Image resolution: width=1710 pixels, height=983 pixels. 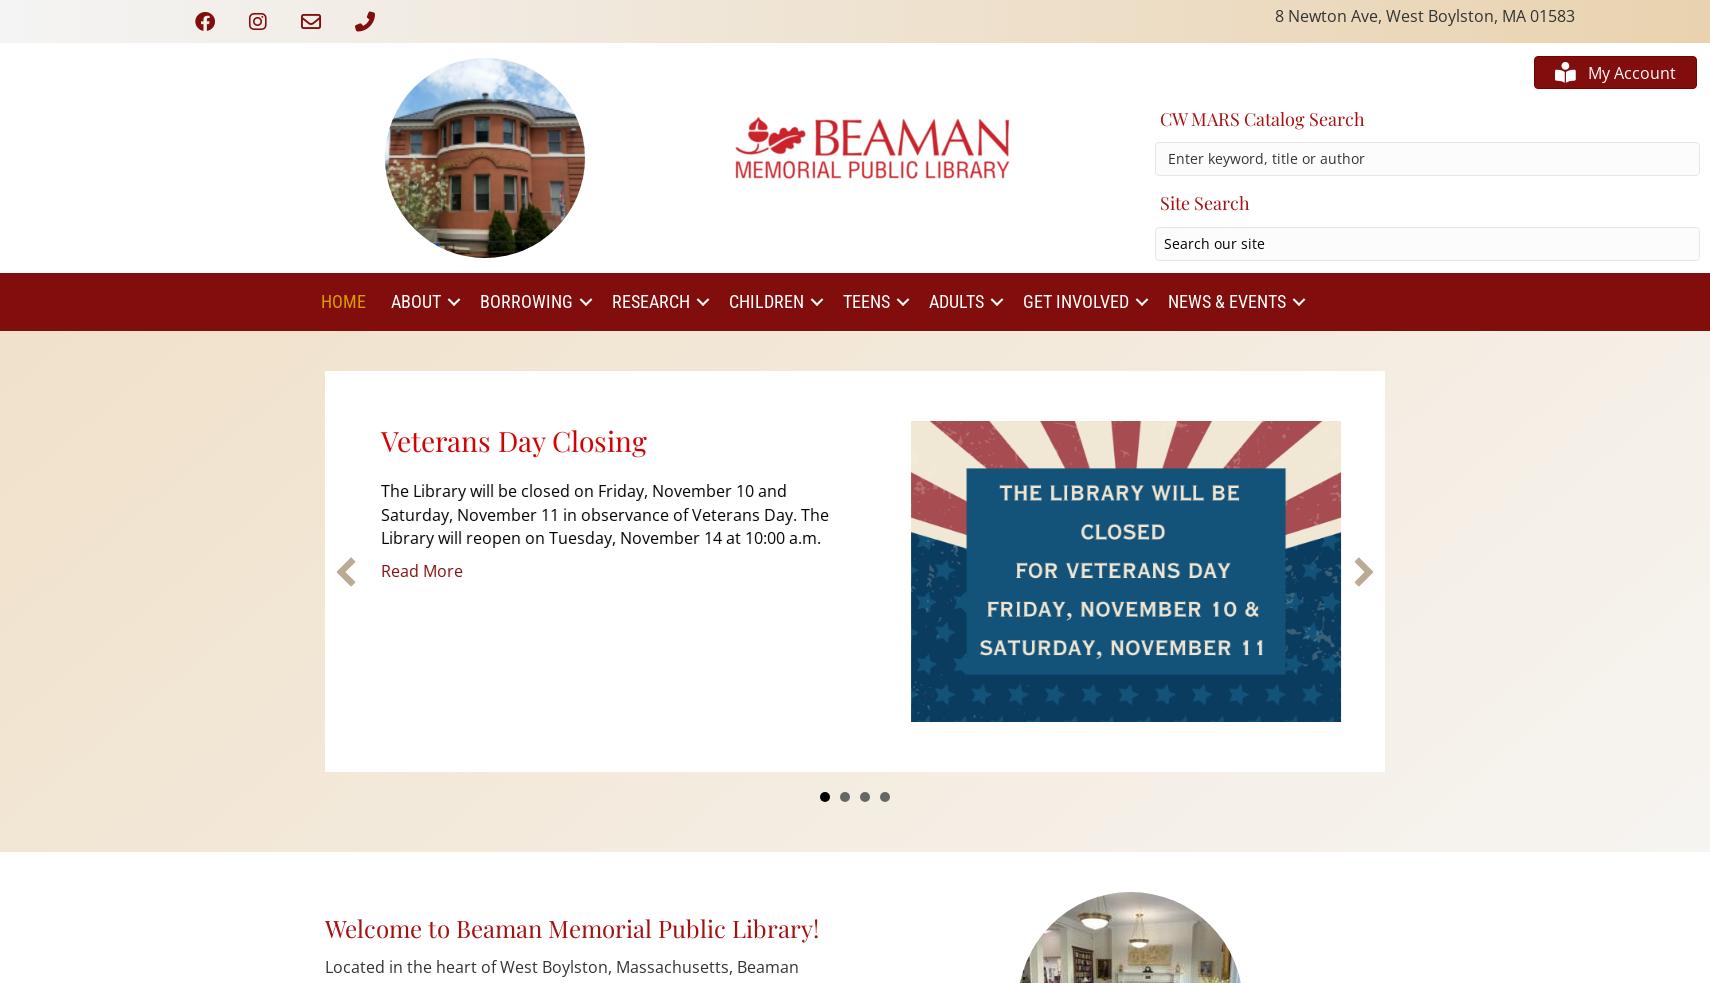 What do you see at coordinates (1166, 301) in the screenshot?
I see `'News & Events'` at bounding box center [1166, 301].